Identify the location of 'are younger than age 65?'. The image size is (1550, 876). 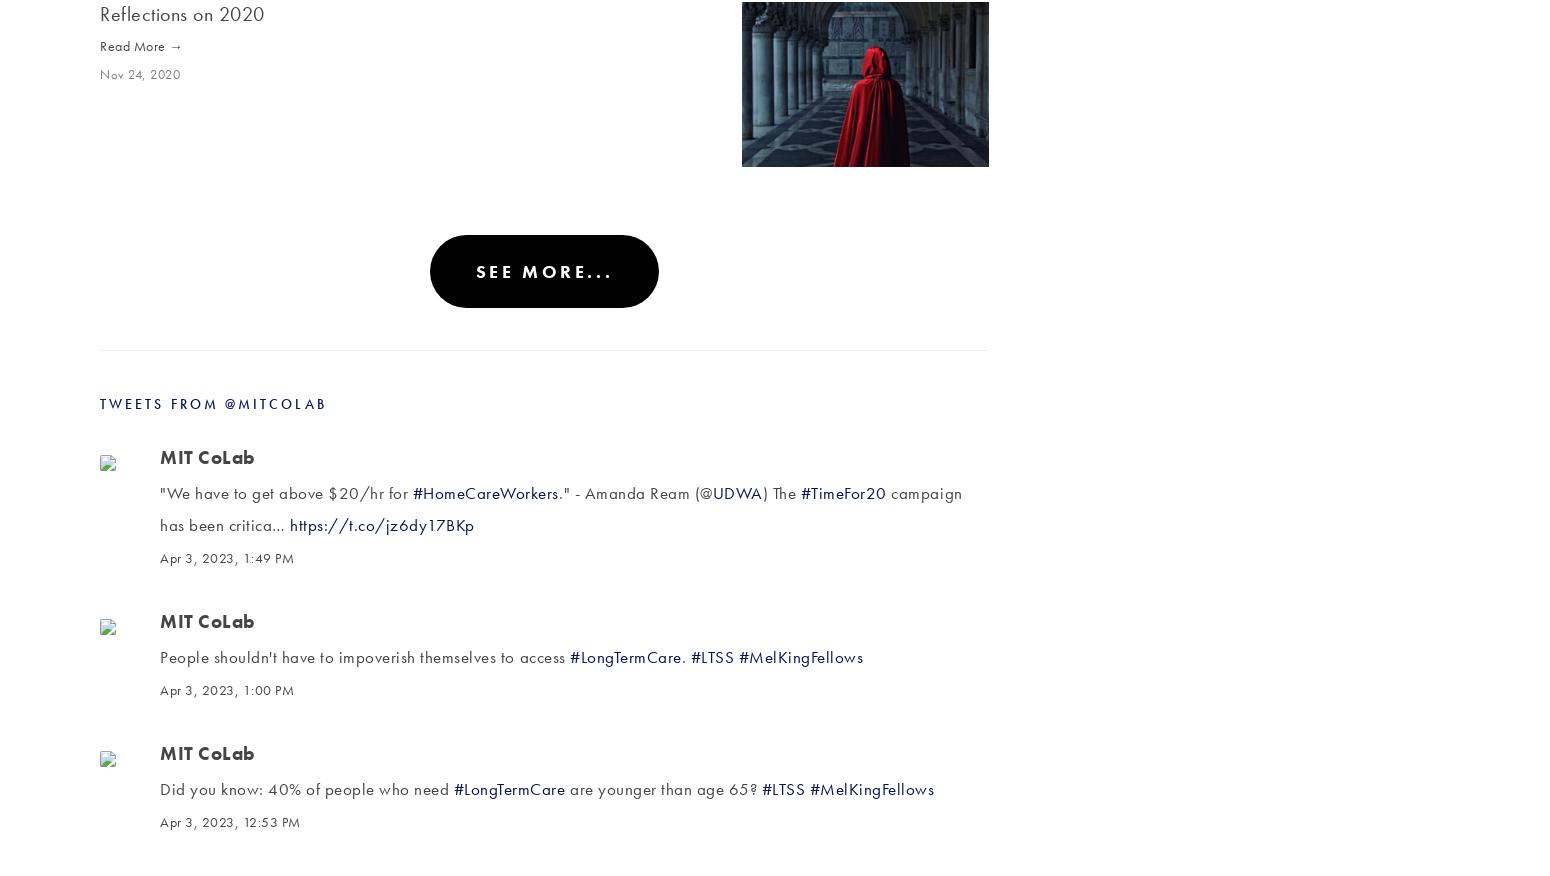
(564, 786).